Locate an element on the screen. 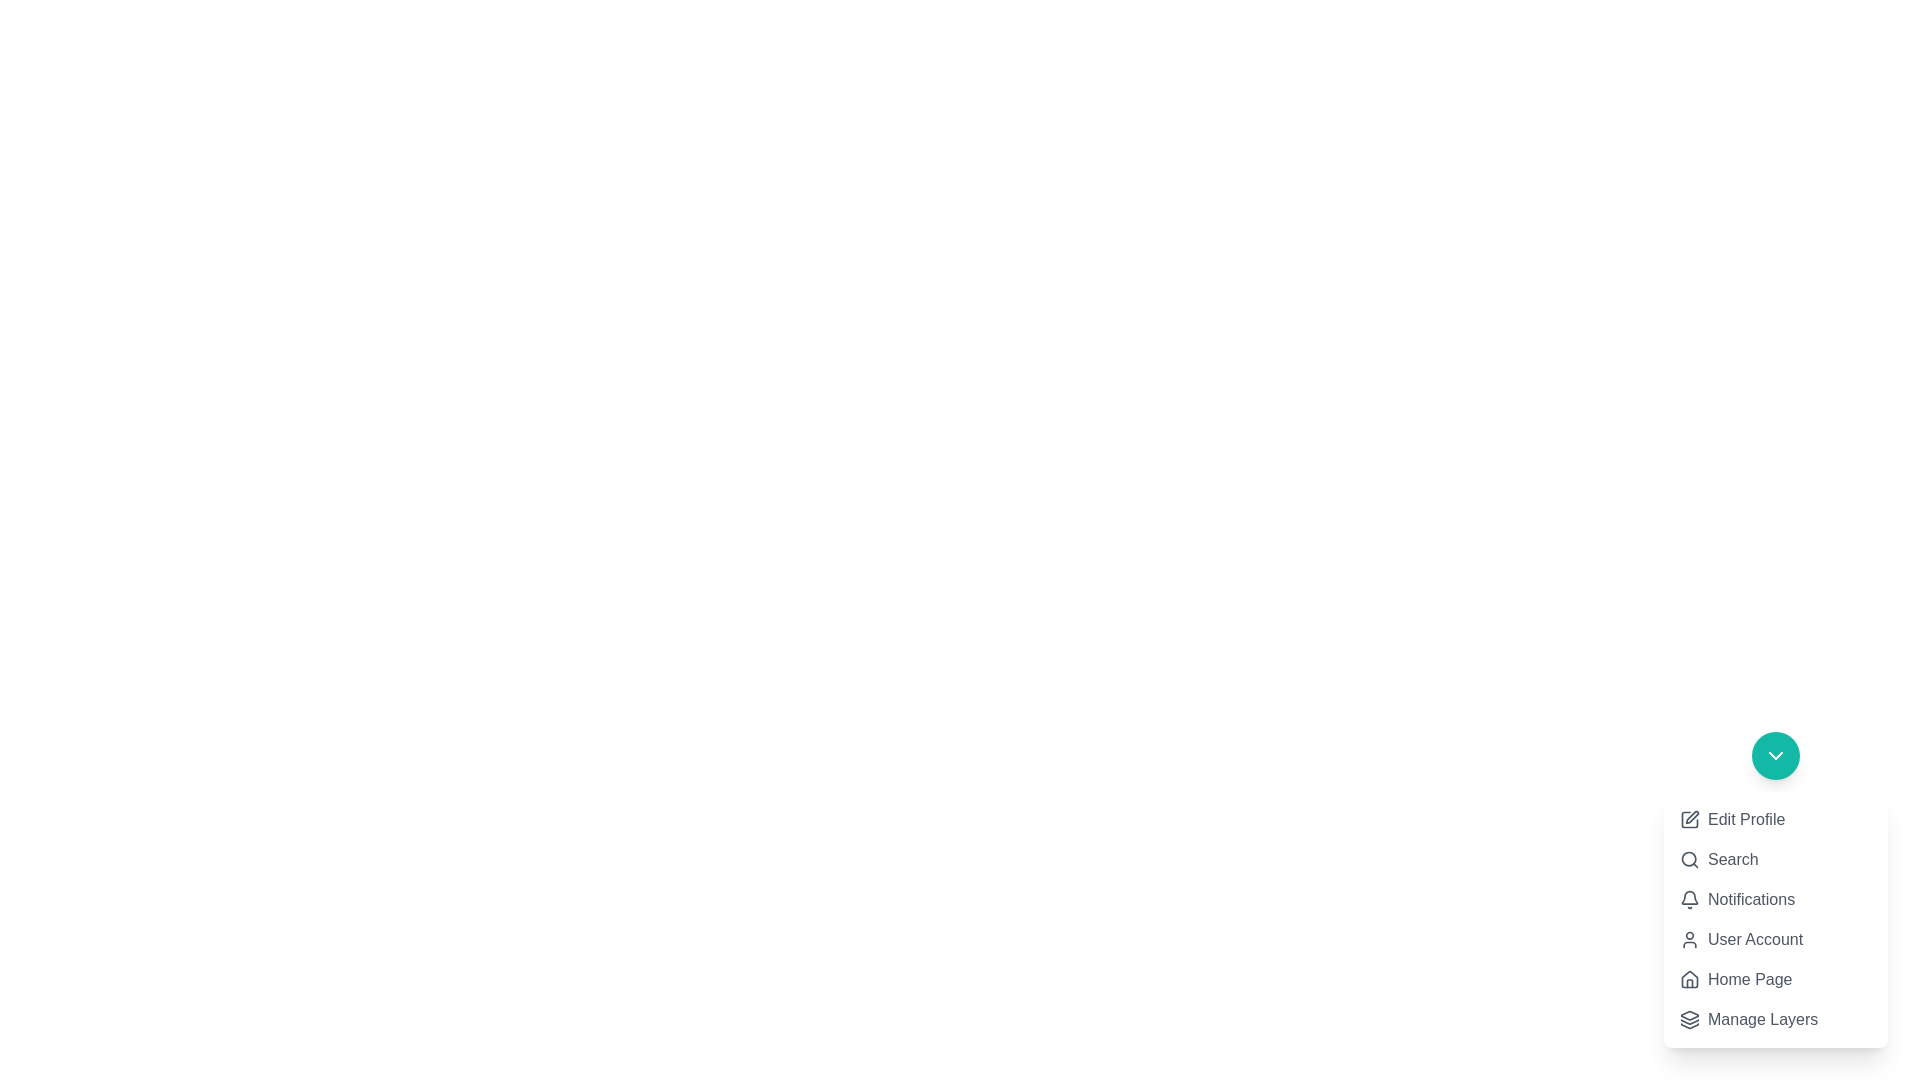 The height and width of the screenshot is (1080, 1920). the icon located to the left of the 'Manage Layers' text in the dropdown menu, which serves as a visual identifier for the 'Manage Layers' option is located at coordinates (1688, 1019).